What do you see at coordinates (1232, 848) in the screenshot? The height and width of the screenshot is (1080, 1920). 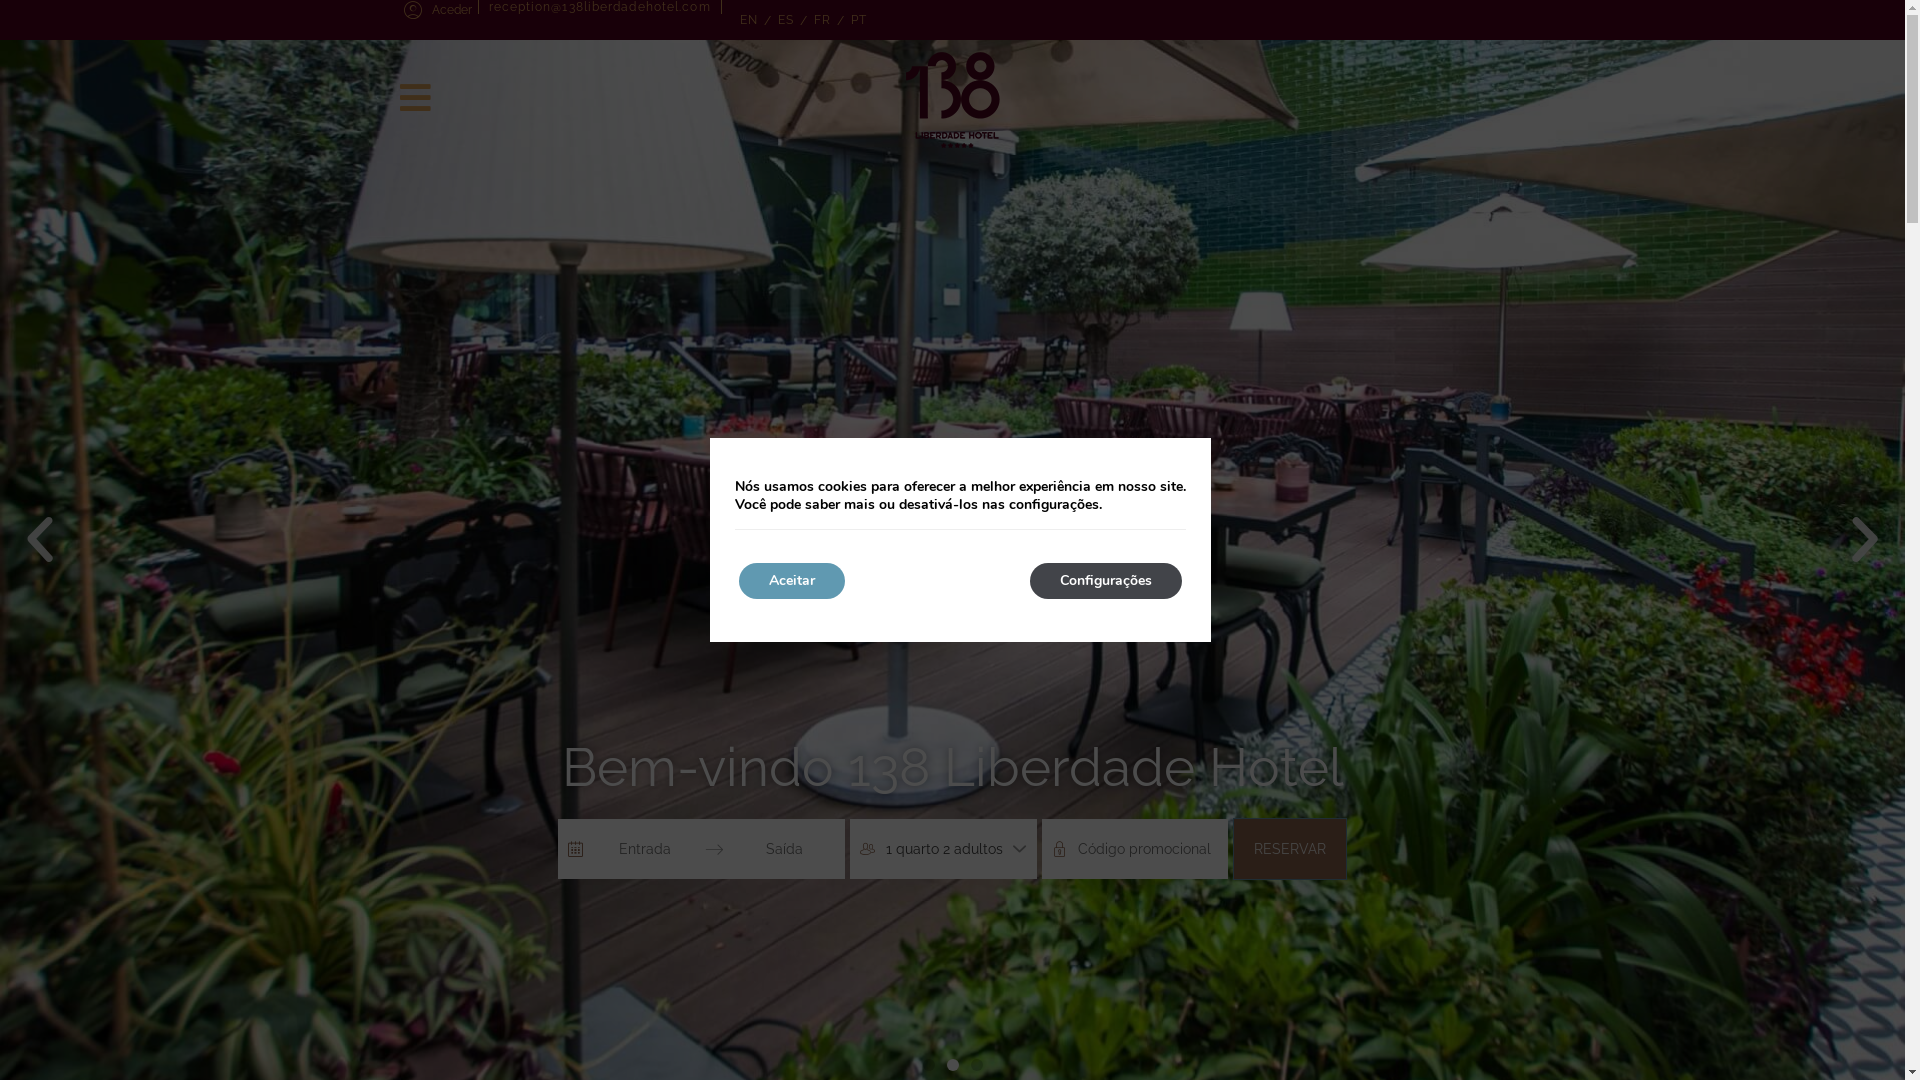 I see `'RESERVAR'` at bounding box center [1232, 848].